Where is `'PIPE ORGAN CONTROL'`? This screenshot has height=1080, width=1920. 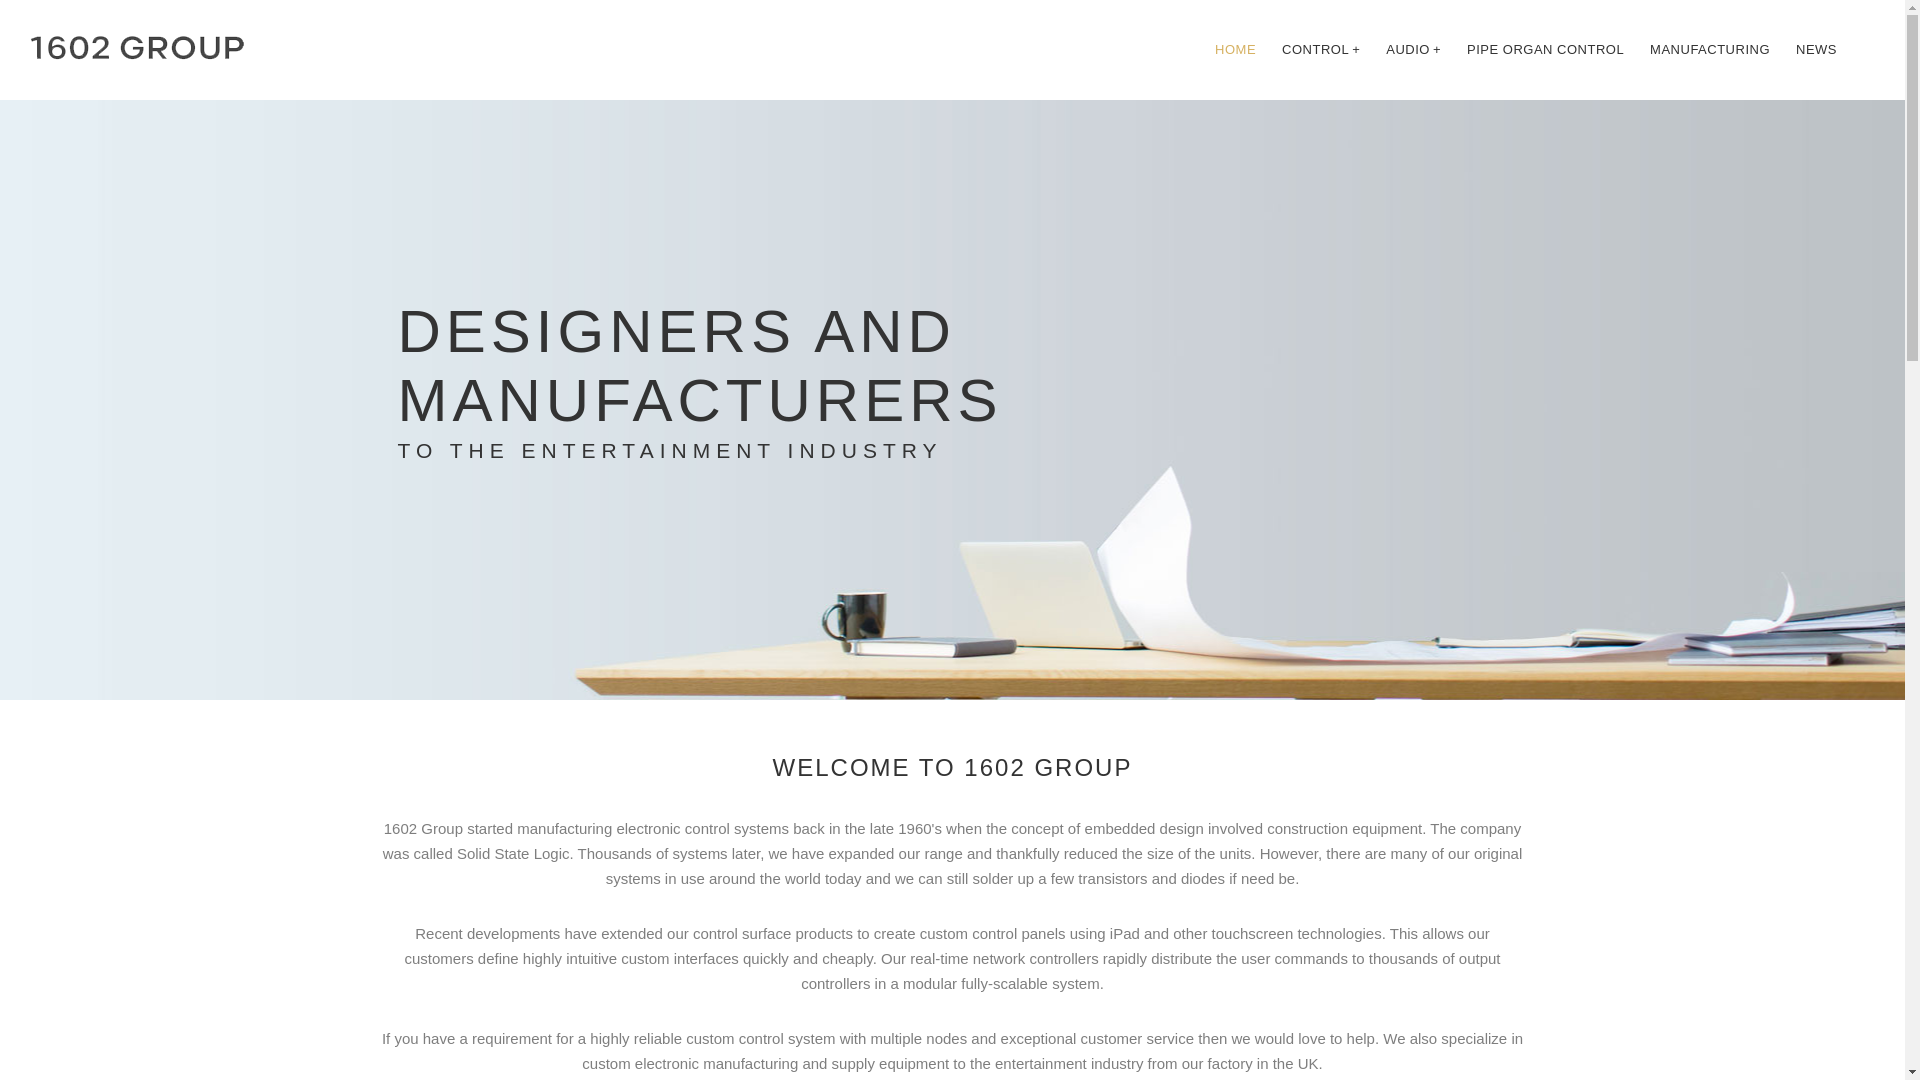 'PIPE ORGAN CONTROL' is located at coordinates (1454, 49).